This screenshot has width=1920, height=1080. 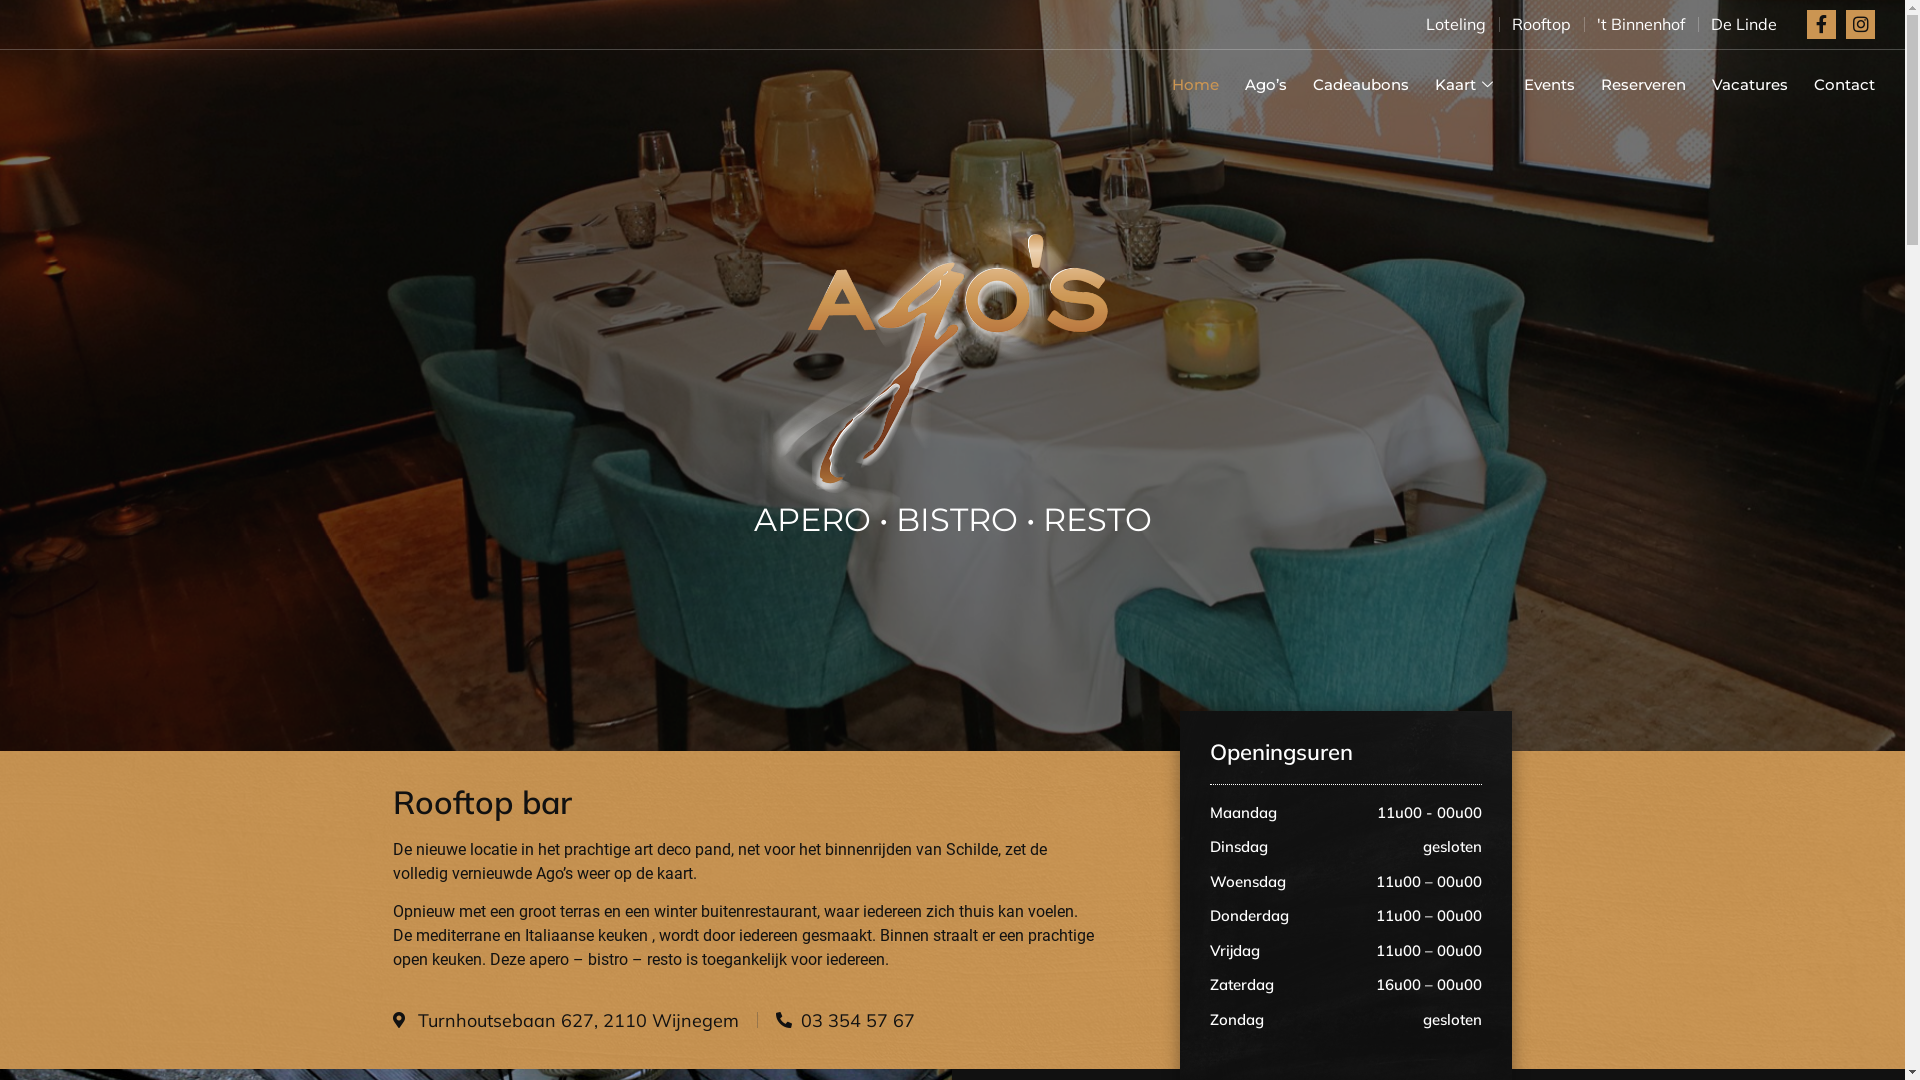 I want to click on ''t Binnenhof', so click(x=1641, y=23).